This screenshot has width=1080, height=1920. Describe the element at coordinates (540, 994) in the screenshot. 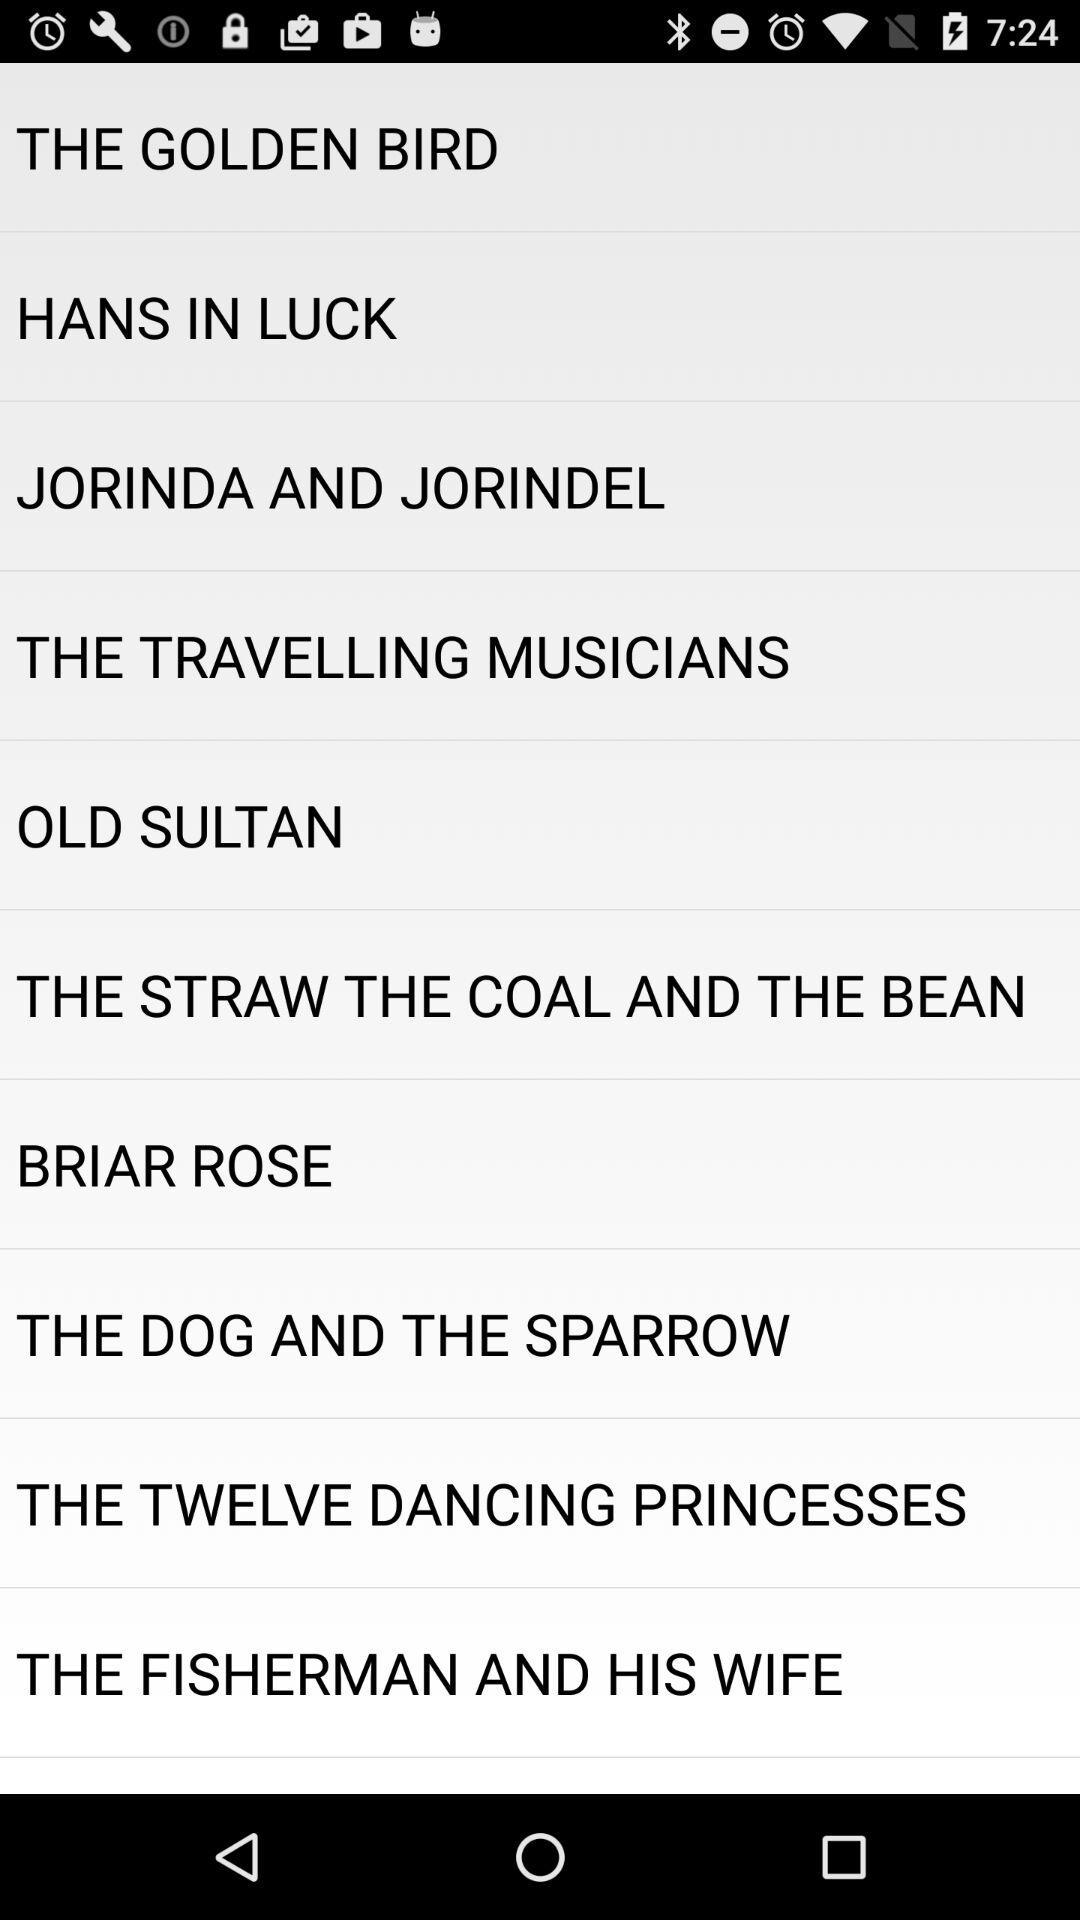

I see `the straw the icon` at that location.